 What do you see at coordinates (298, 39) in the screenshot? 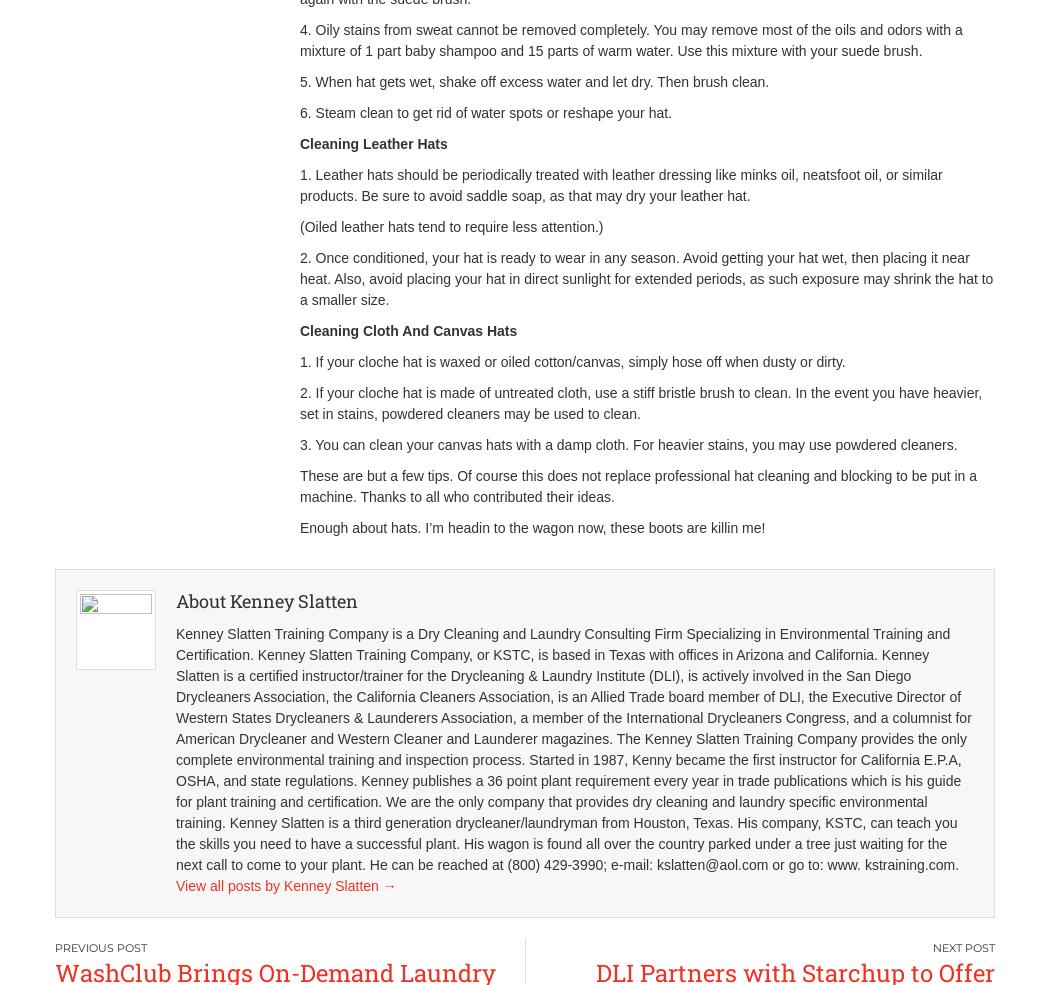
I see `'4. Oily stains from sweat cannot be removed completely. You may remove most of the oils and odors with a mixture of 1 part baby shampoo and 15 parts of warm water. Use this mixture with your suede brush.'` at bounding box center [298, 39].